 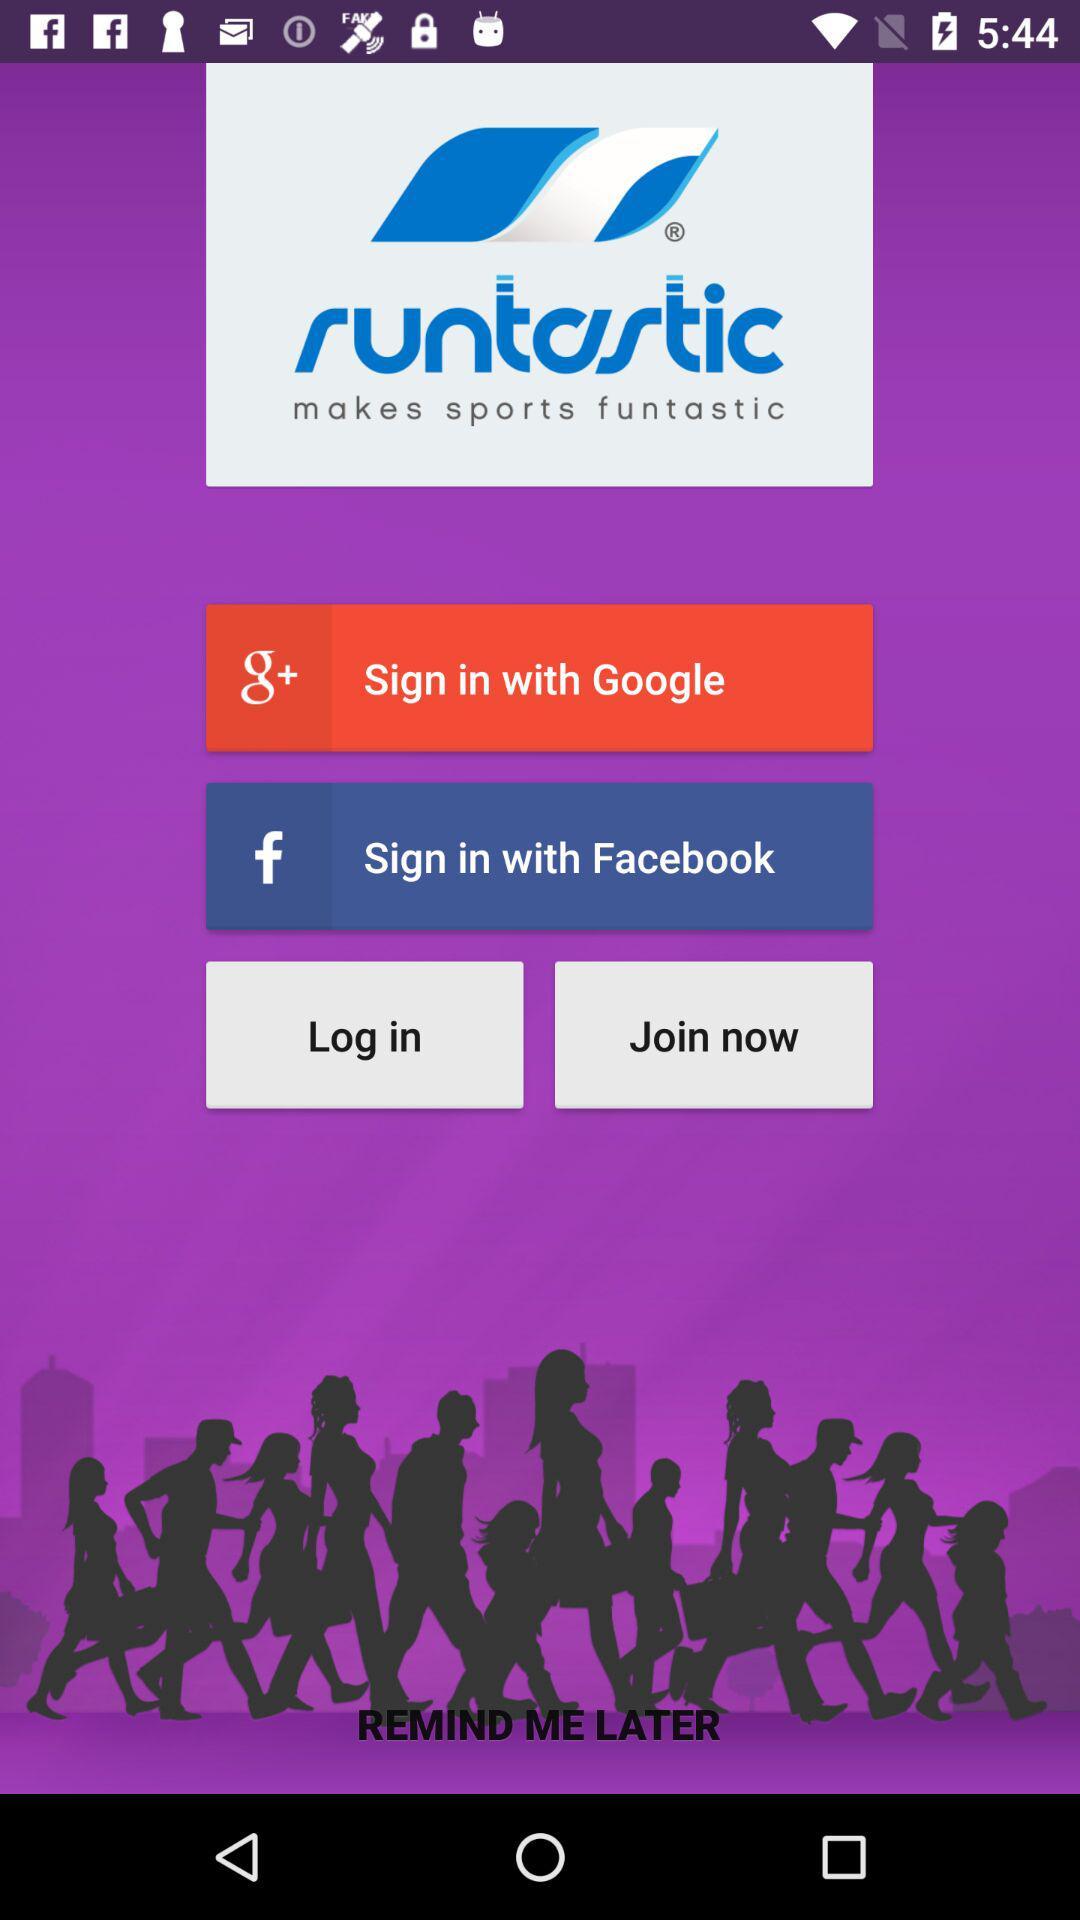 What do you see at coordinates (712, 1035) in the screenshot?
I see `the join now button` at bounding box center [712, 1035].